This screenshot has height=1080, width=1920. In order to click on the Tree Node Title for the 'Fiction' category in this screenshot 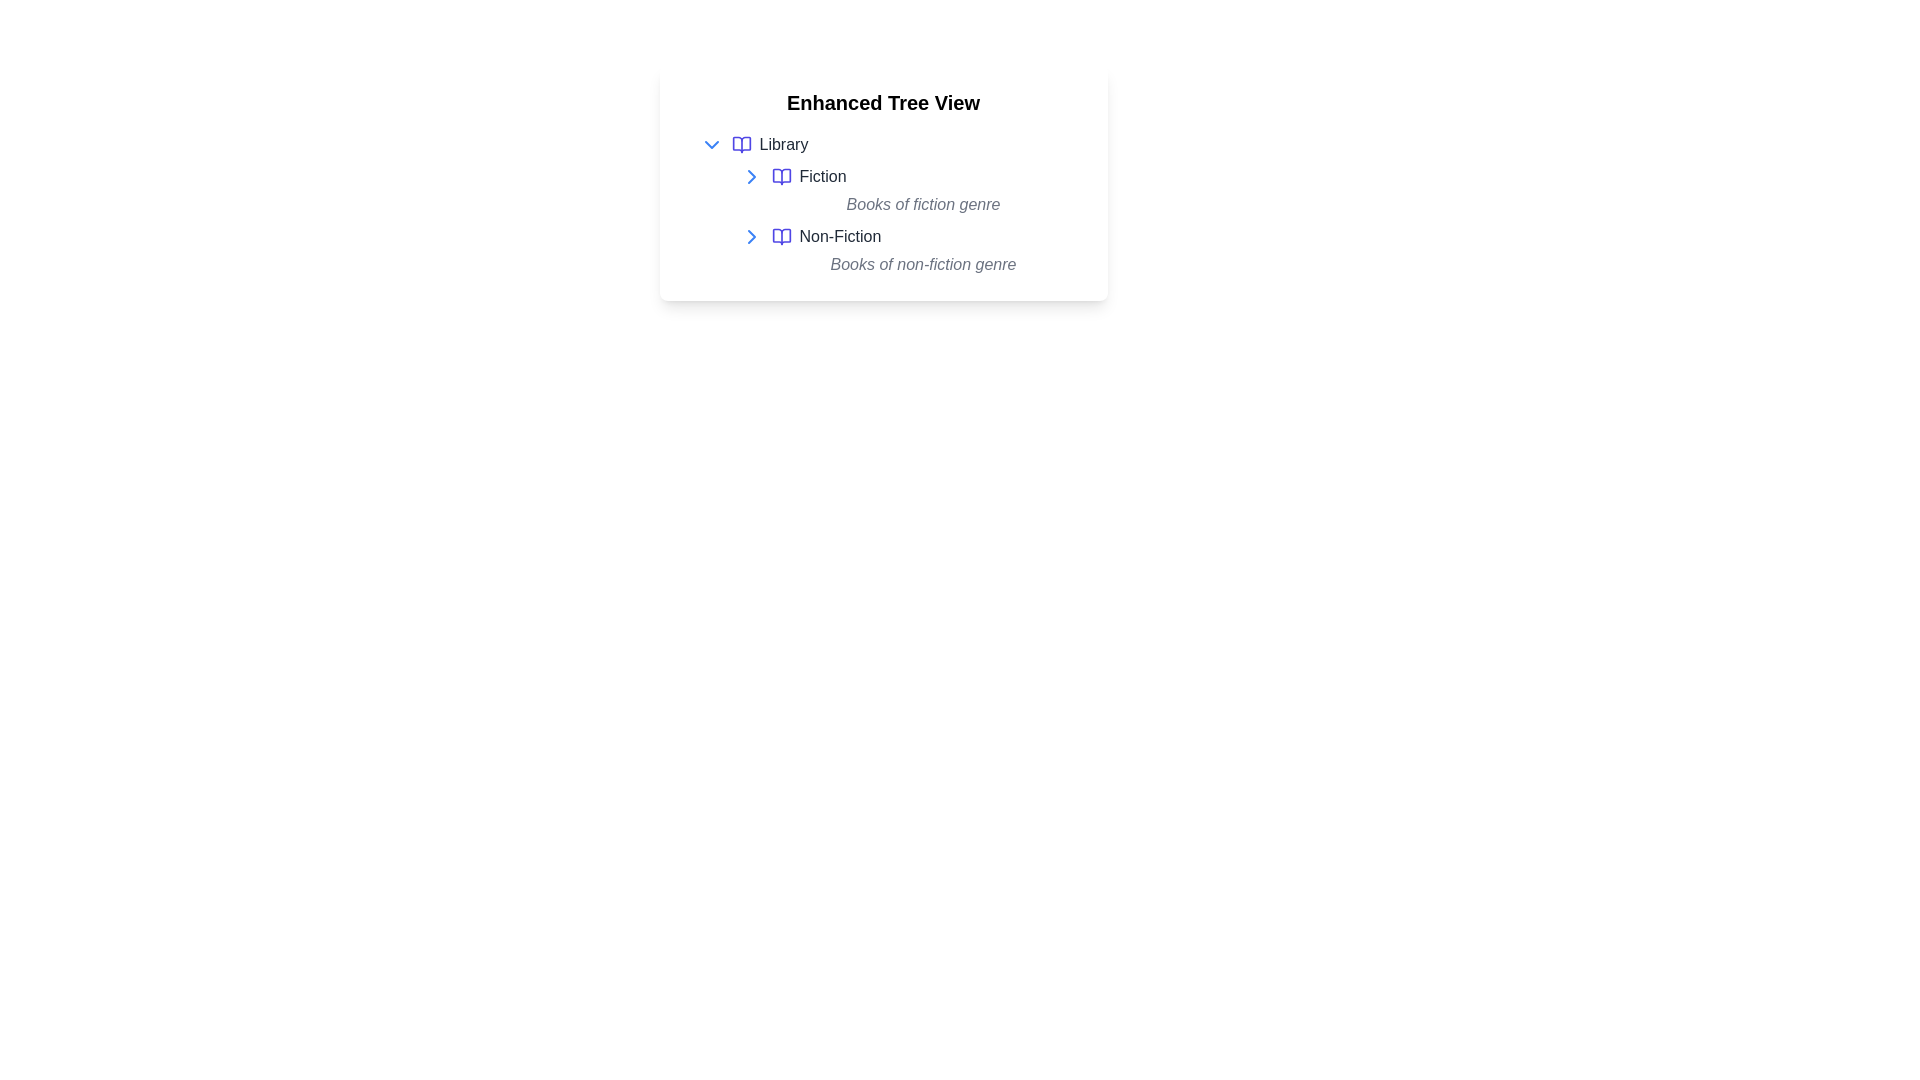, I will do `click(910, 176)`.